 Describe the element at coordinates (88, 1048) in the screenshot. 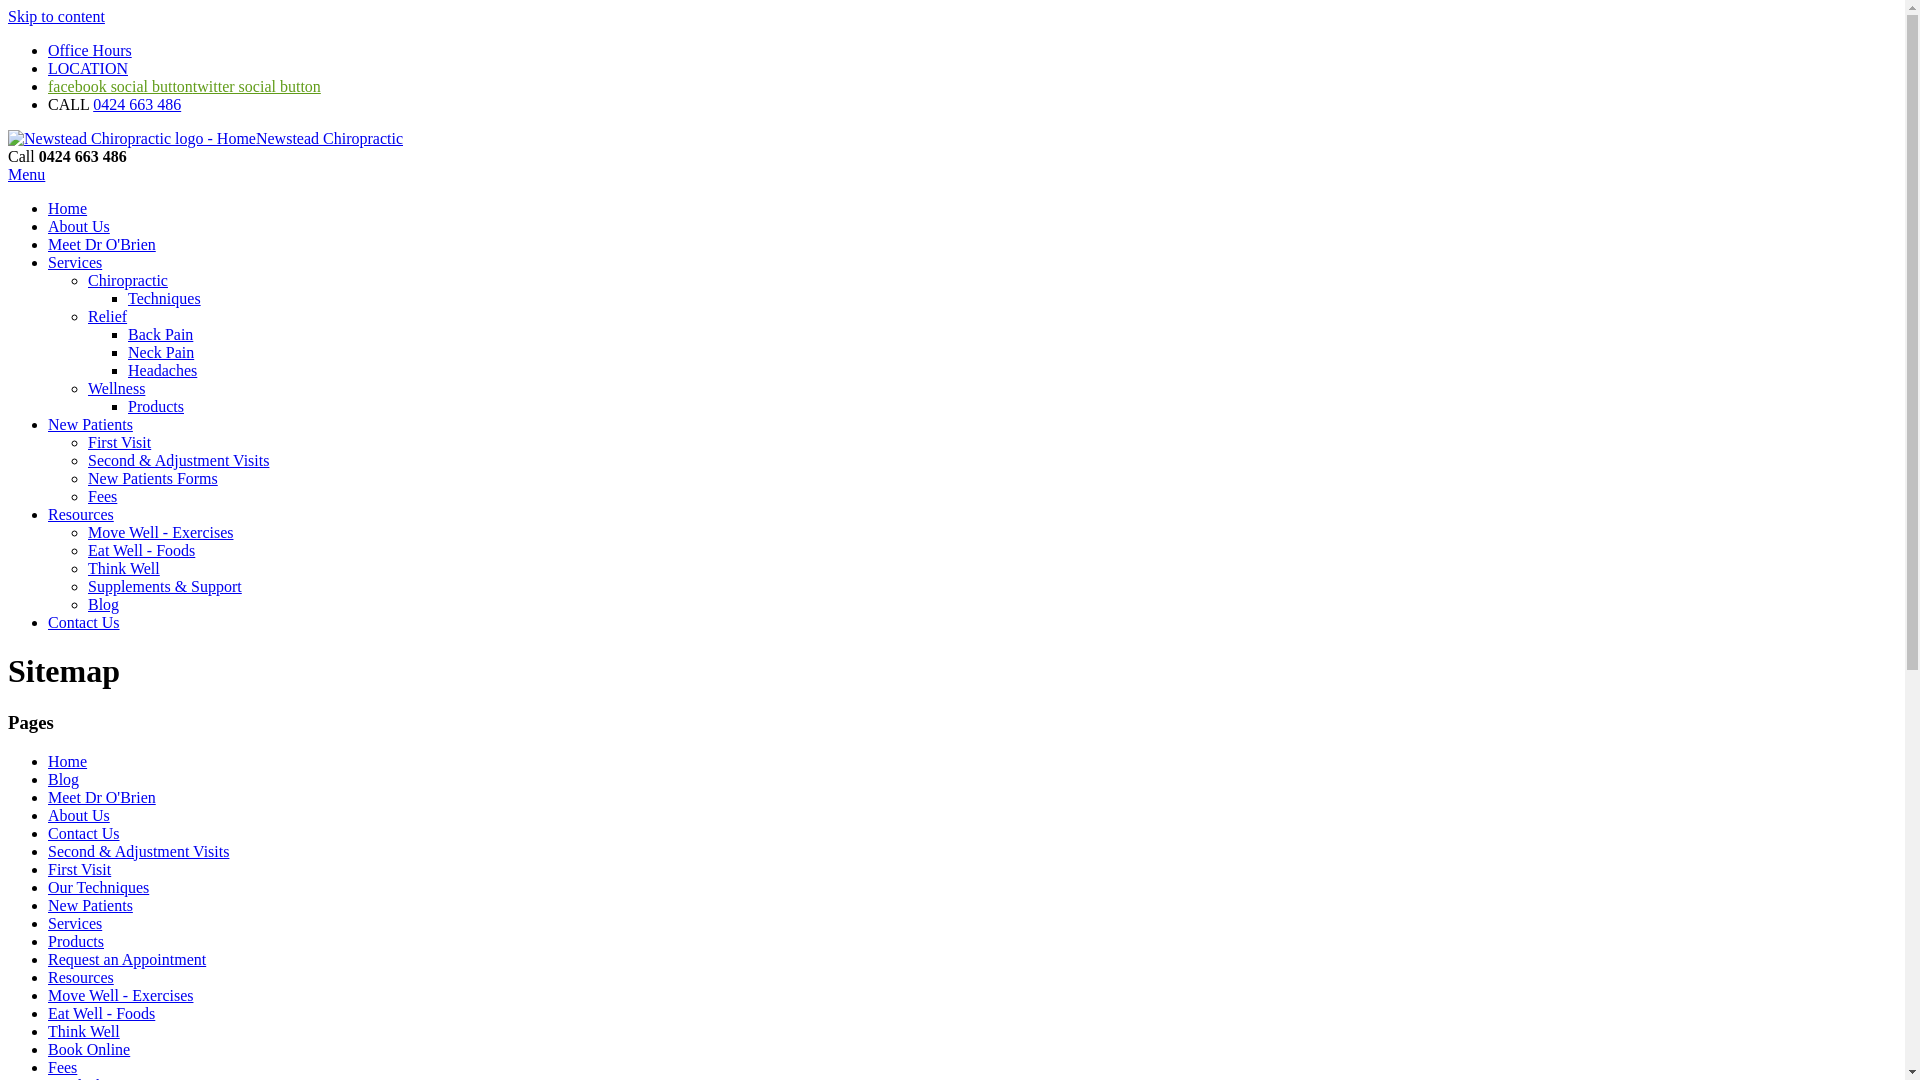

I see `'Book Online'` at that location.